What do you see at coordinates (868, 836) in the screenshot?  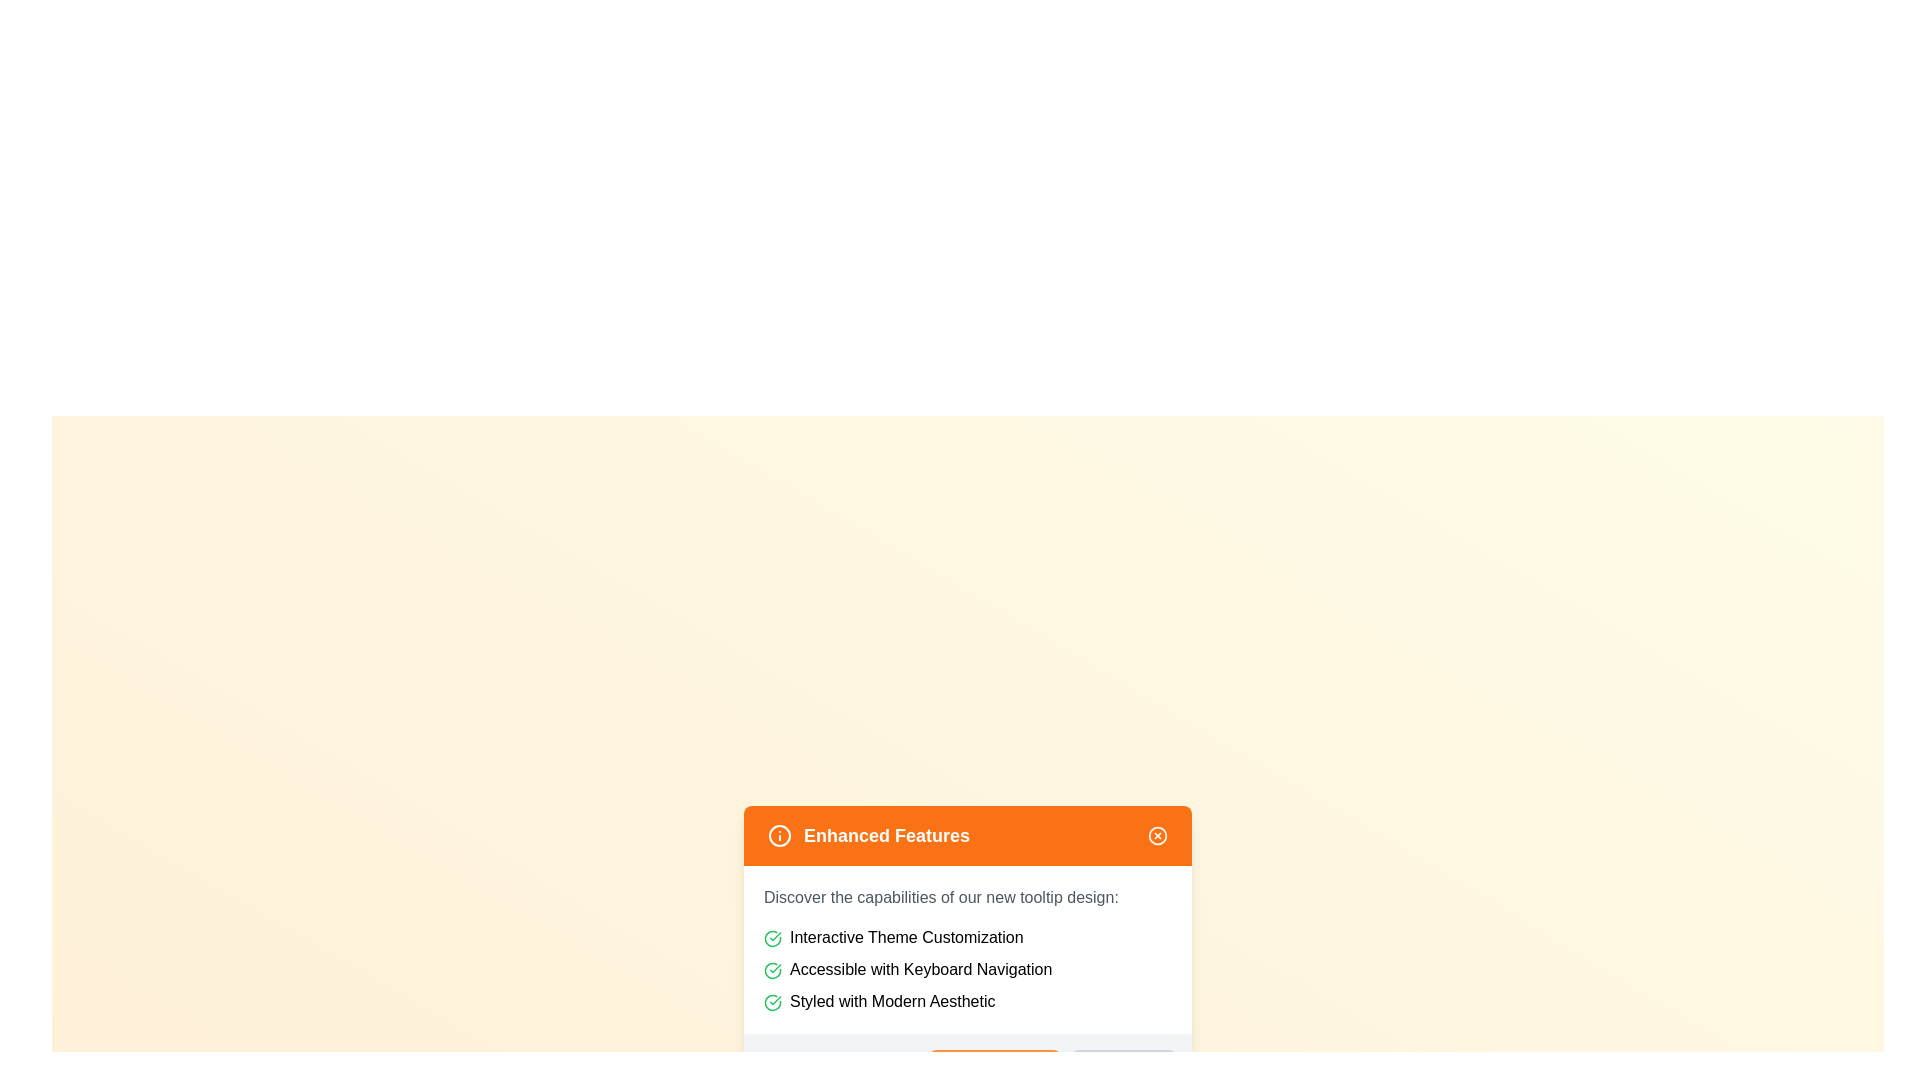 I see `the text label displaying 'Enhanced Features' which is styled with white text on an orange background and positioned in the upper-left part of the header bar` at bounding box center [868, 836].